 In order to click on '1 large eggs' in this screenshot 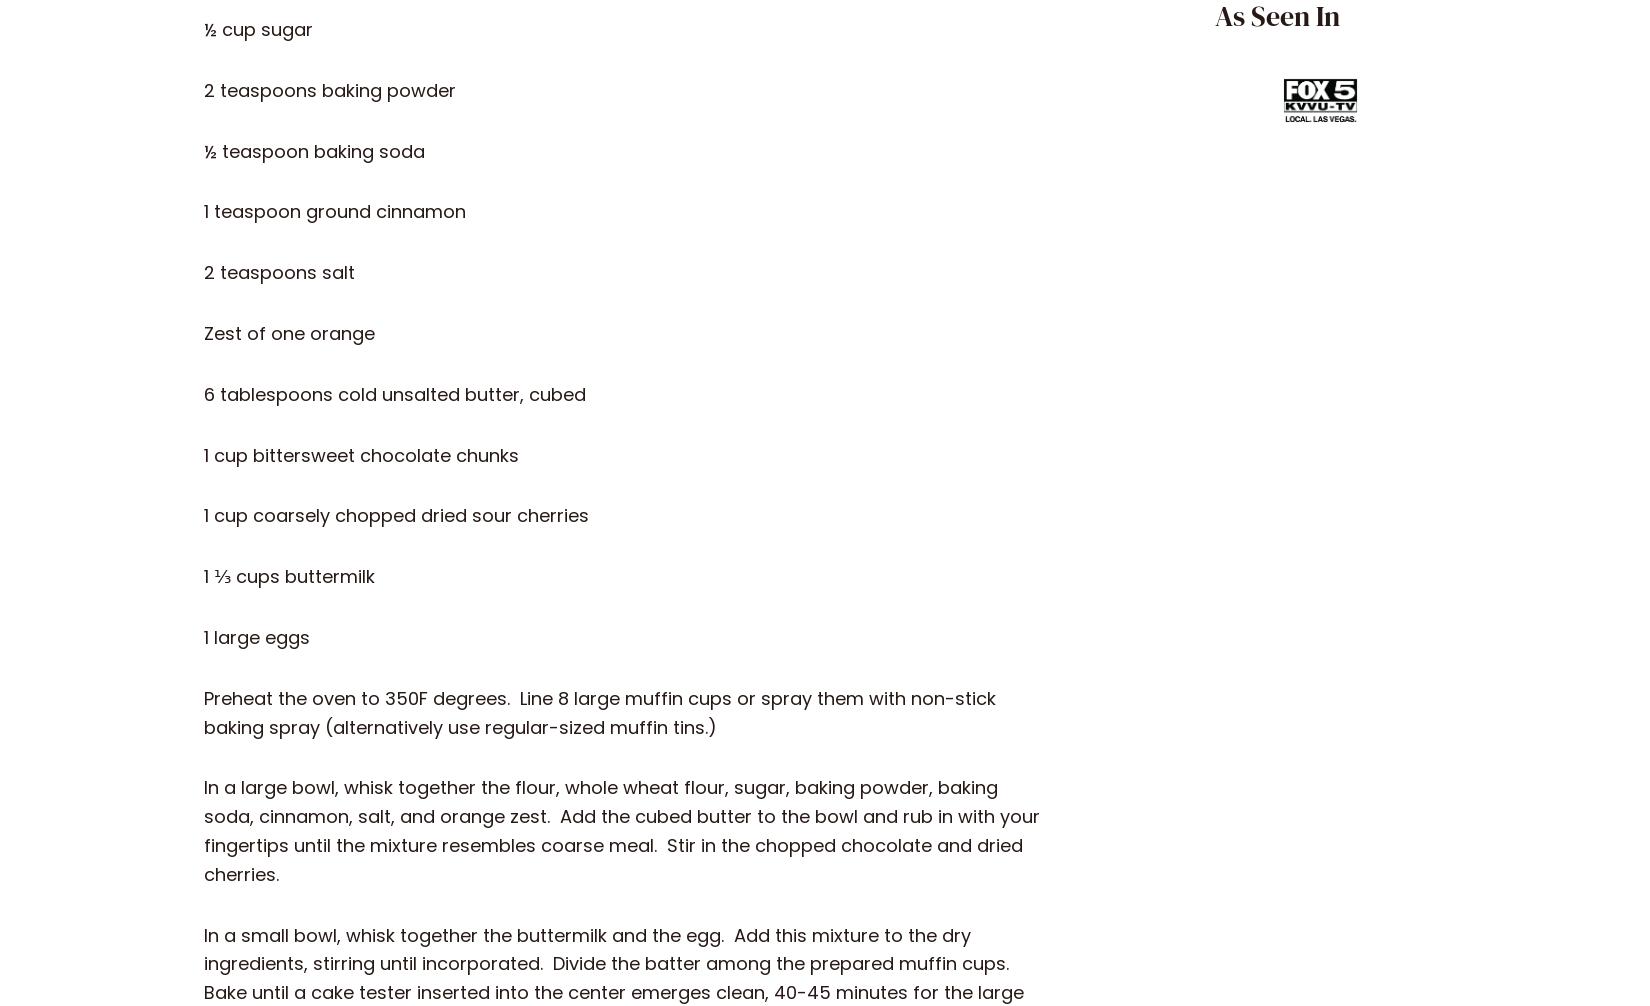, I will do `click(257, 637)`.